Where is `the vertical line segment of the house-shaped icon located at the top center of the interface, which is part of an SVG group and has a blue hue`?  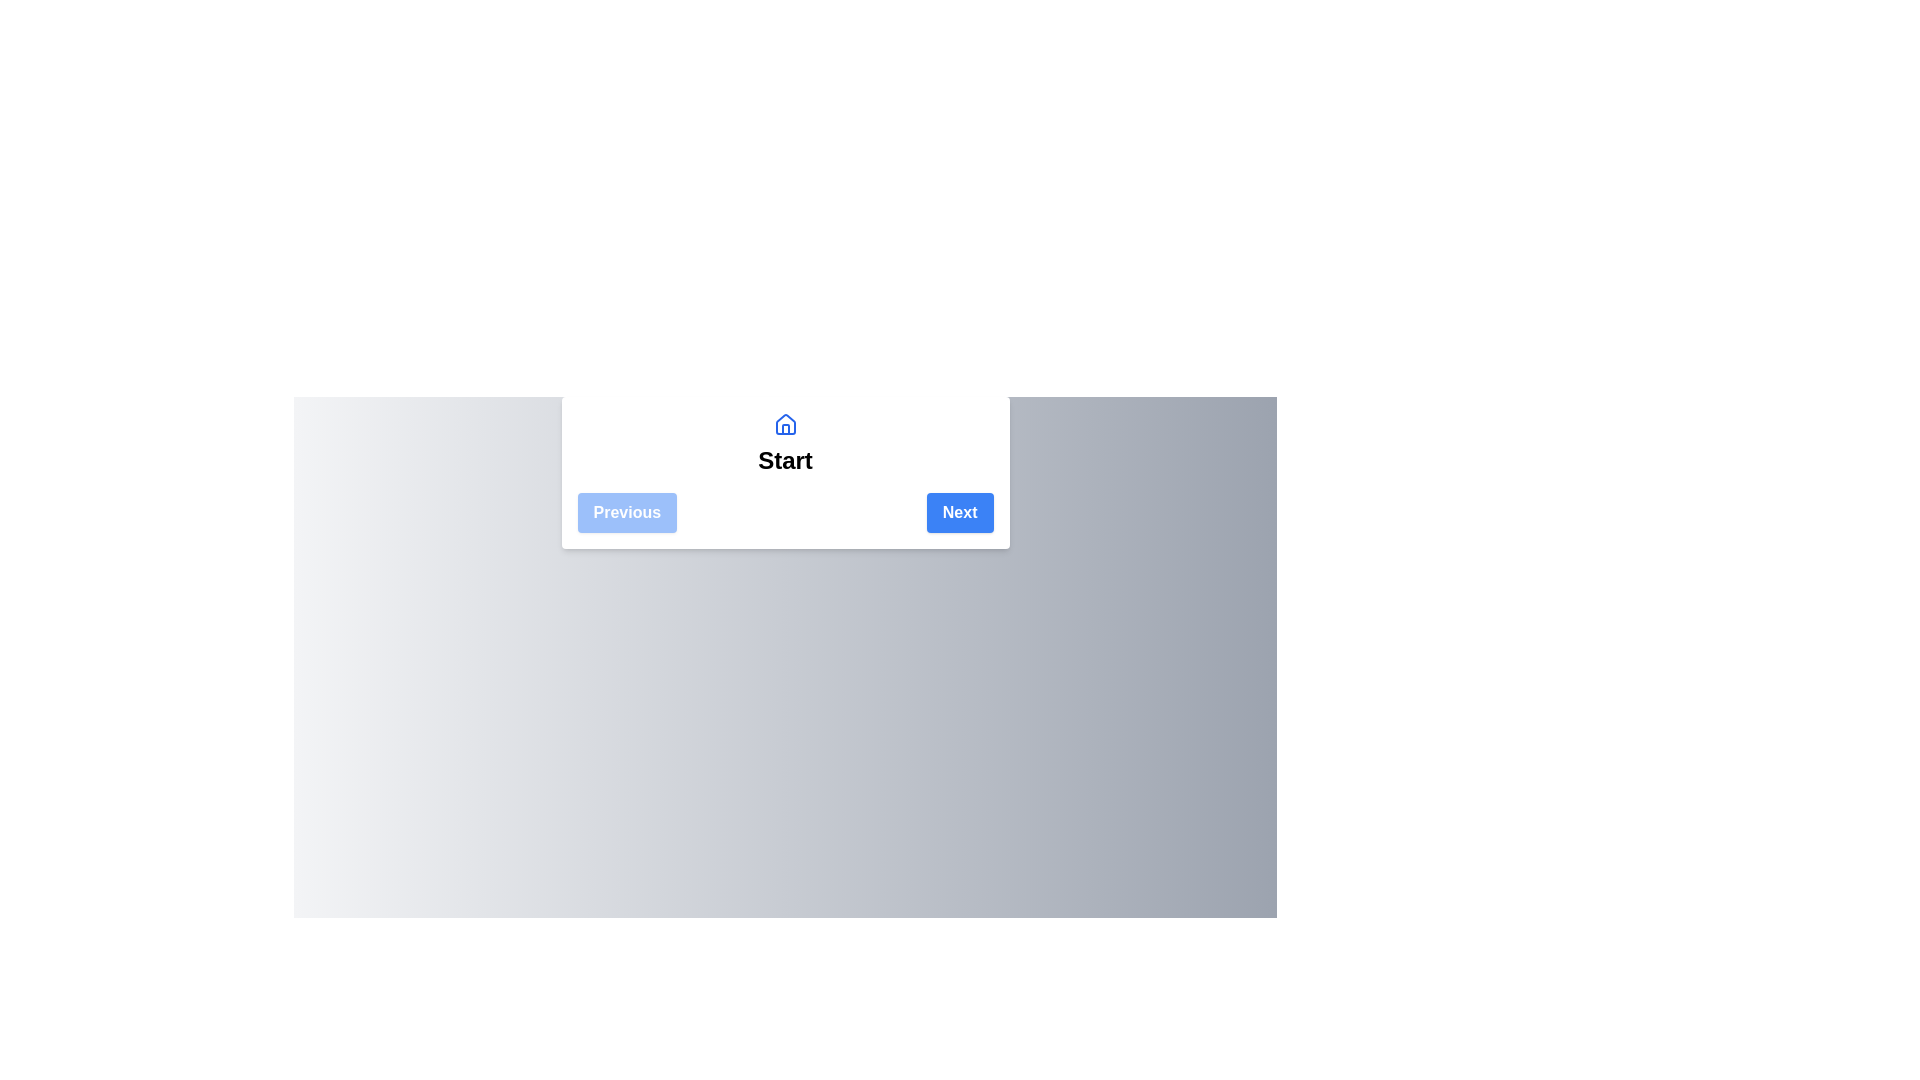
the vertical line segment of the house-shaped icon located at the top center of the interface, which is part of an SVG group and has a blue hue is located at coordinates (784, 428).